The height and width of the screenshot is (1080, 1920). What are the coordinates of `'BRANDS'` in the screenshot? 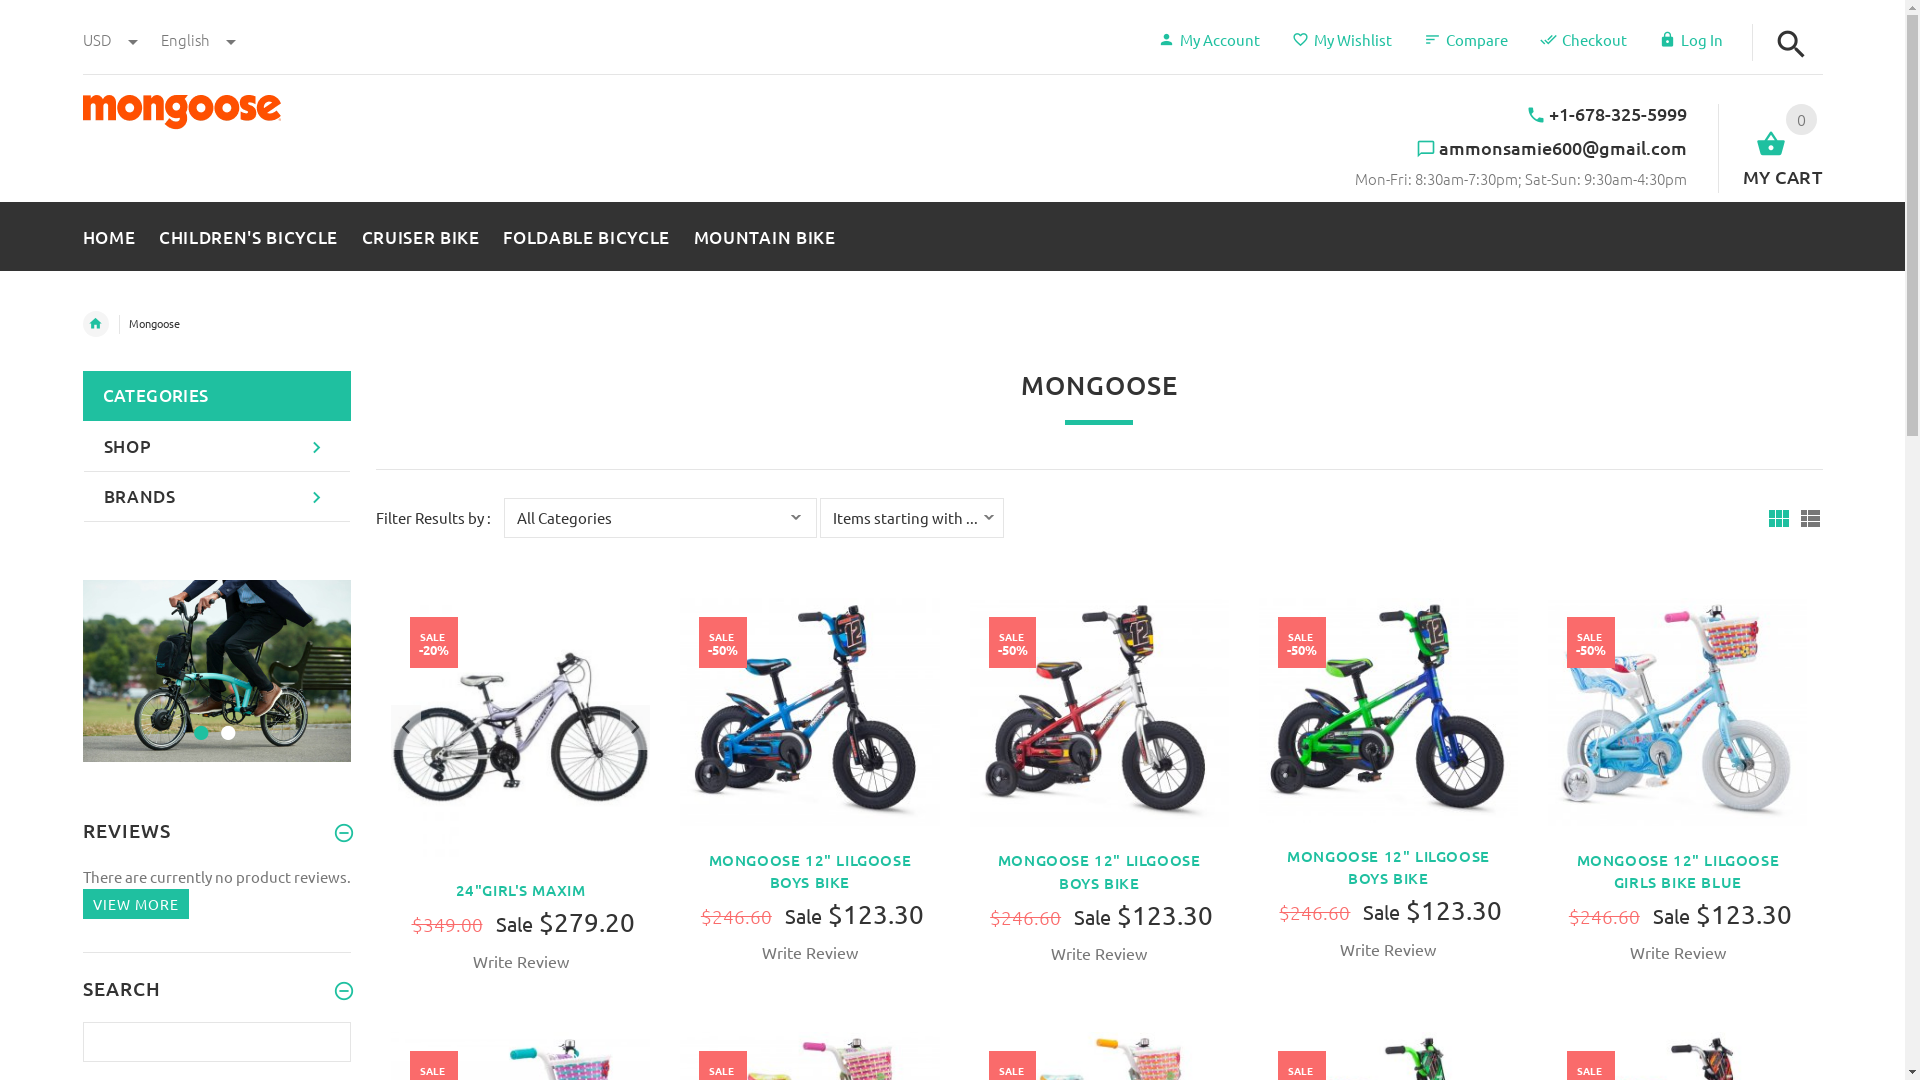 It's located at (216, 496).